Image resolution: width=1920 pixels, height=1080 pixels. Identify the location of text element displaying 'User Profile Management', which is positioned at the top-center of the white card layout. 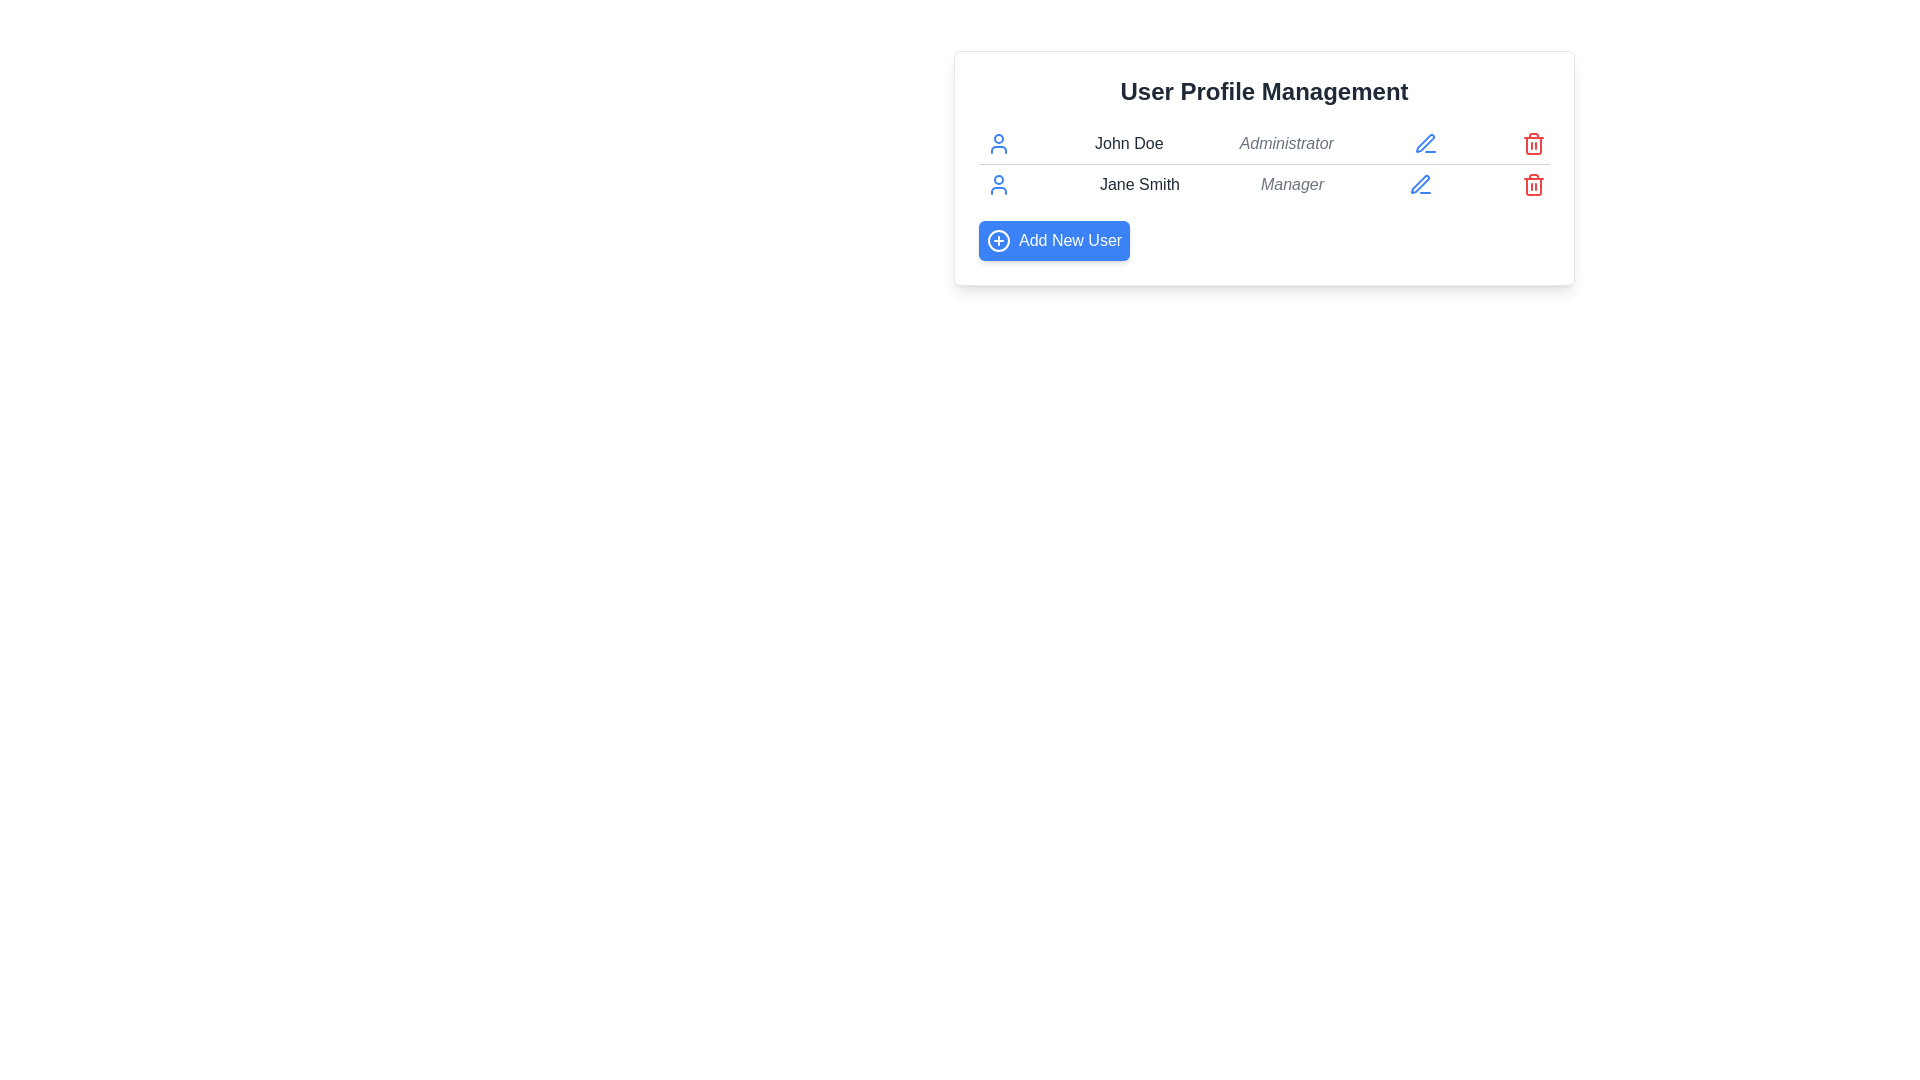
(1263, 92).